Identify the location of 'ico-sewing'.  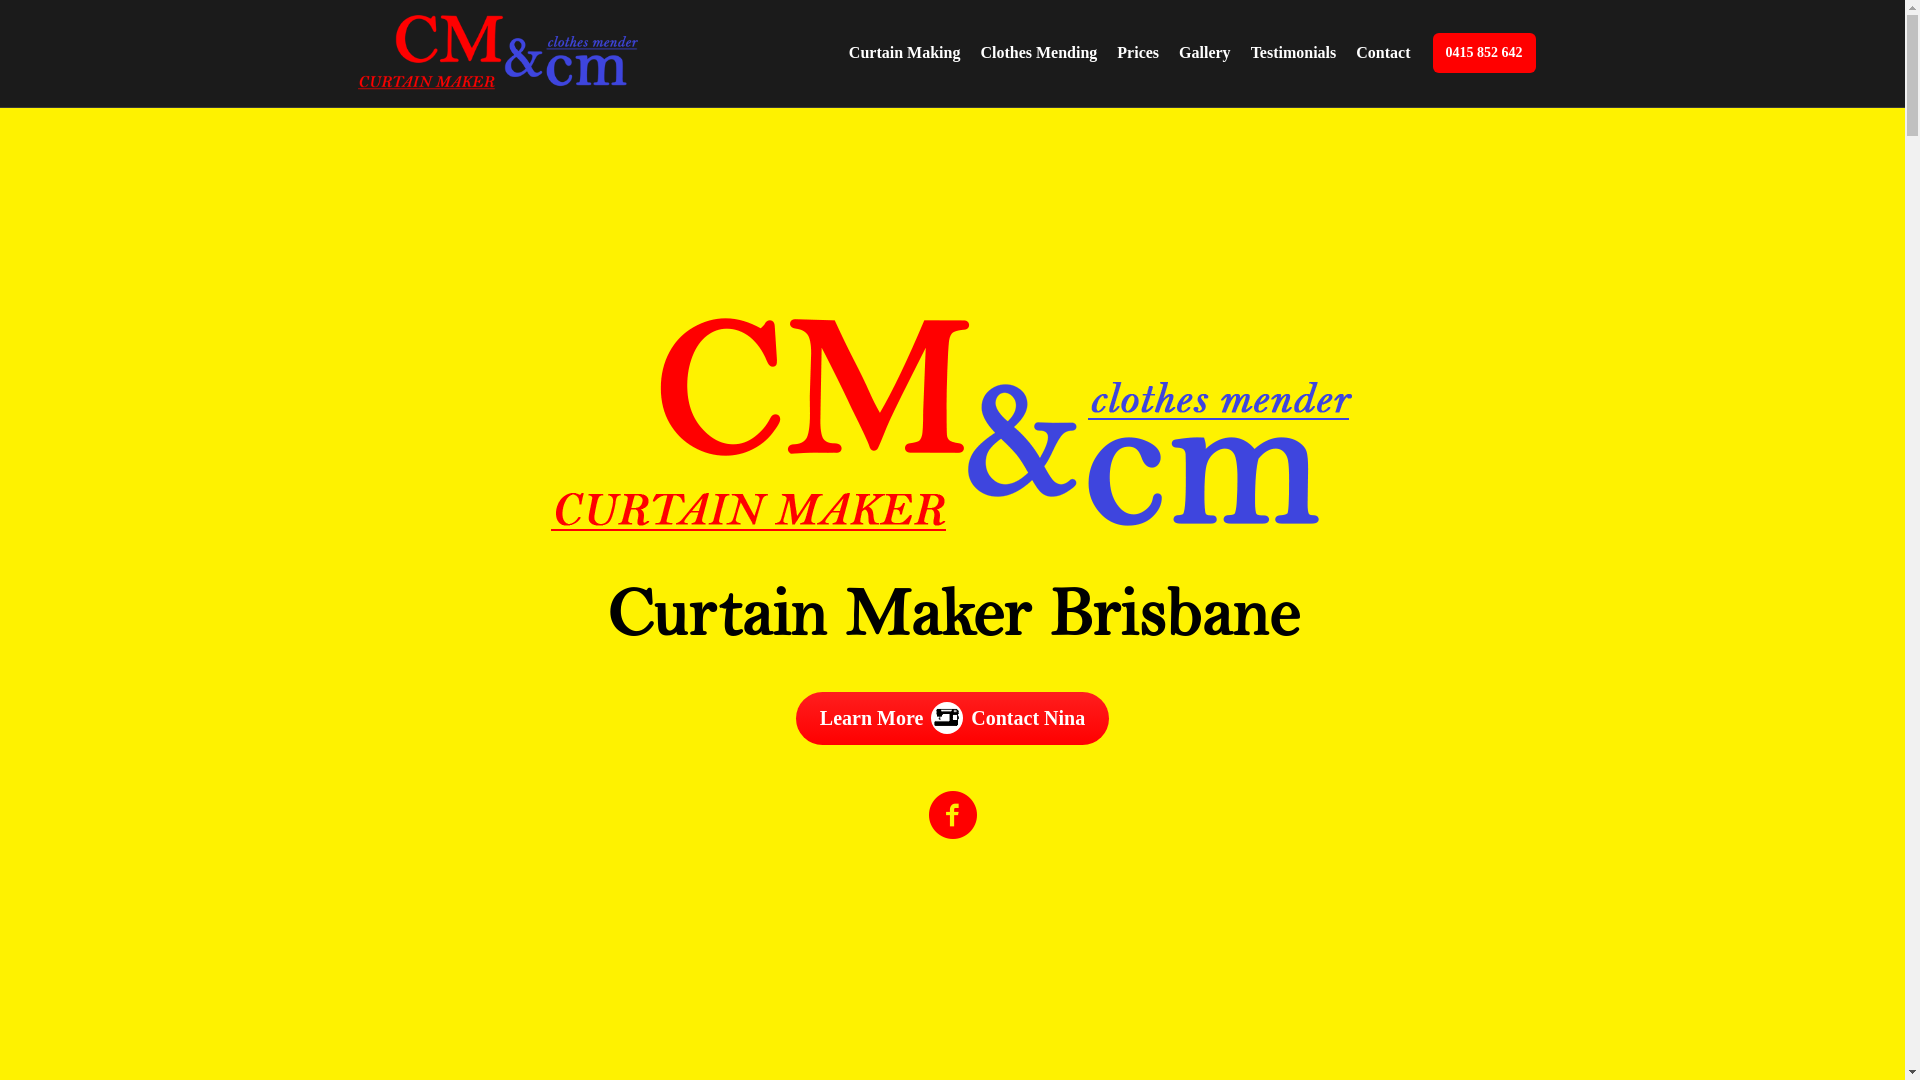
(945, 712).